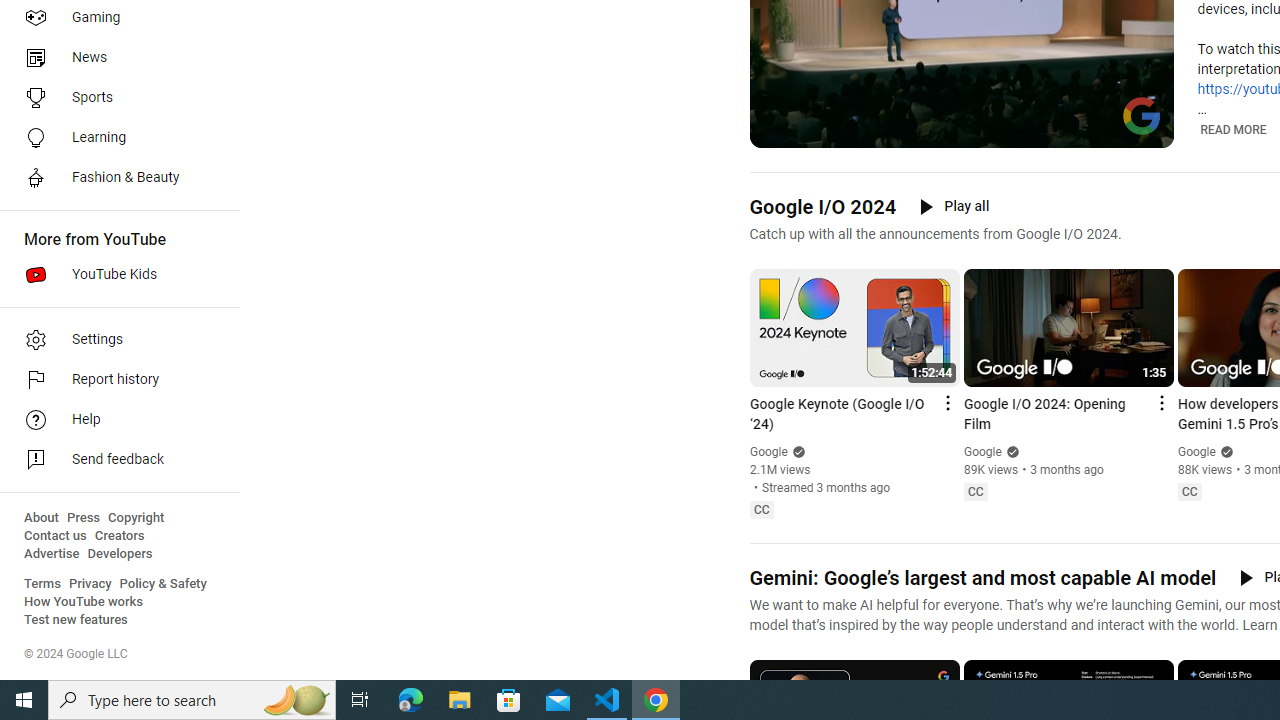 Image resolution: width=1280 pixels, height=720 pixels. I want to click on 'READ MORE', so click(1232, 129).